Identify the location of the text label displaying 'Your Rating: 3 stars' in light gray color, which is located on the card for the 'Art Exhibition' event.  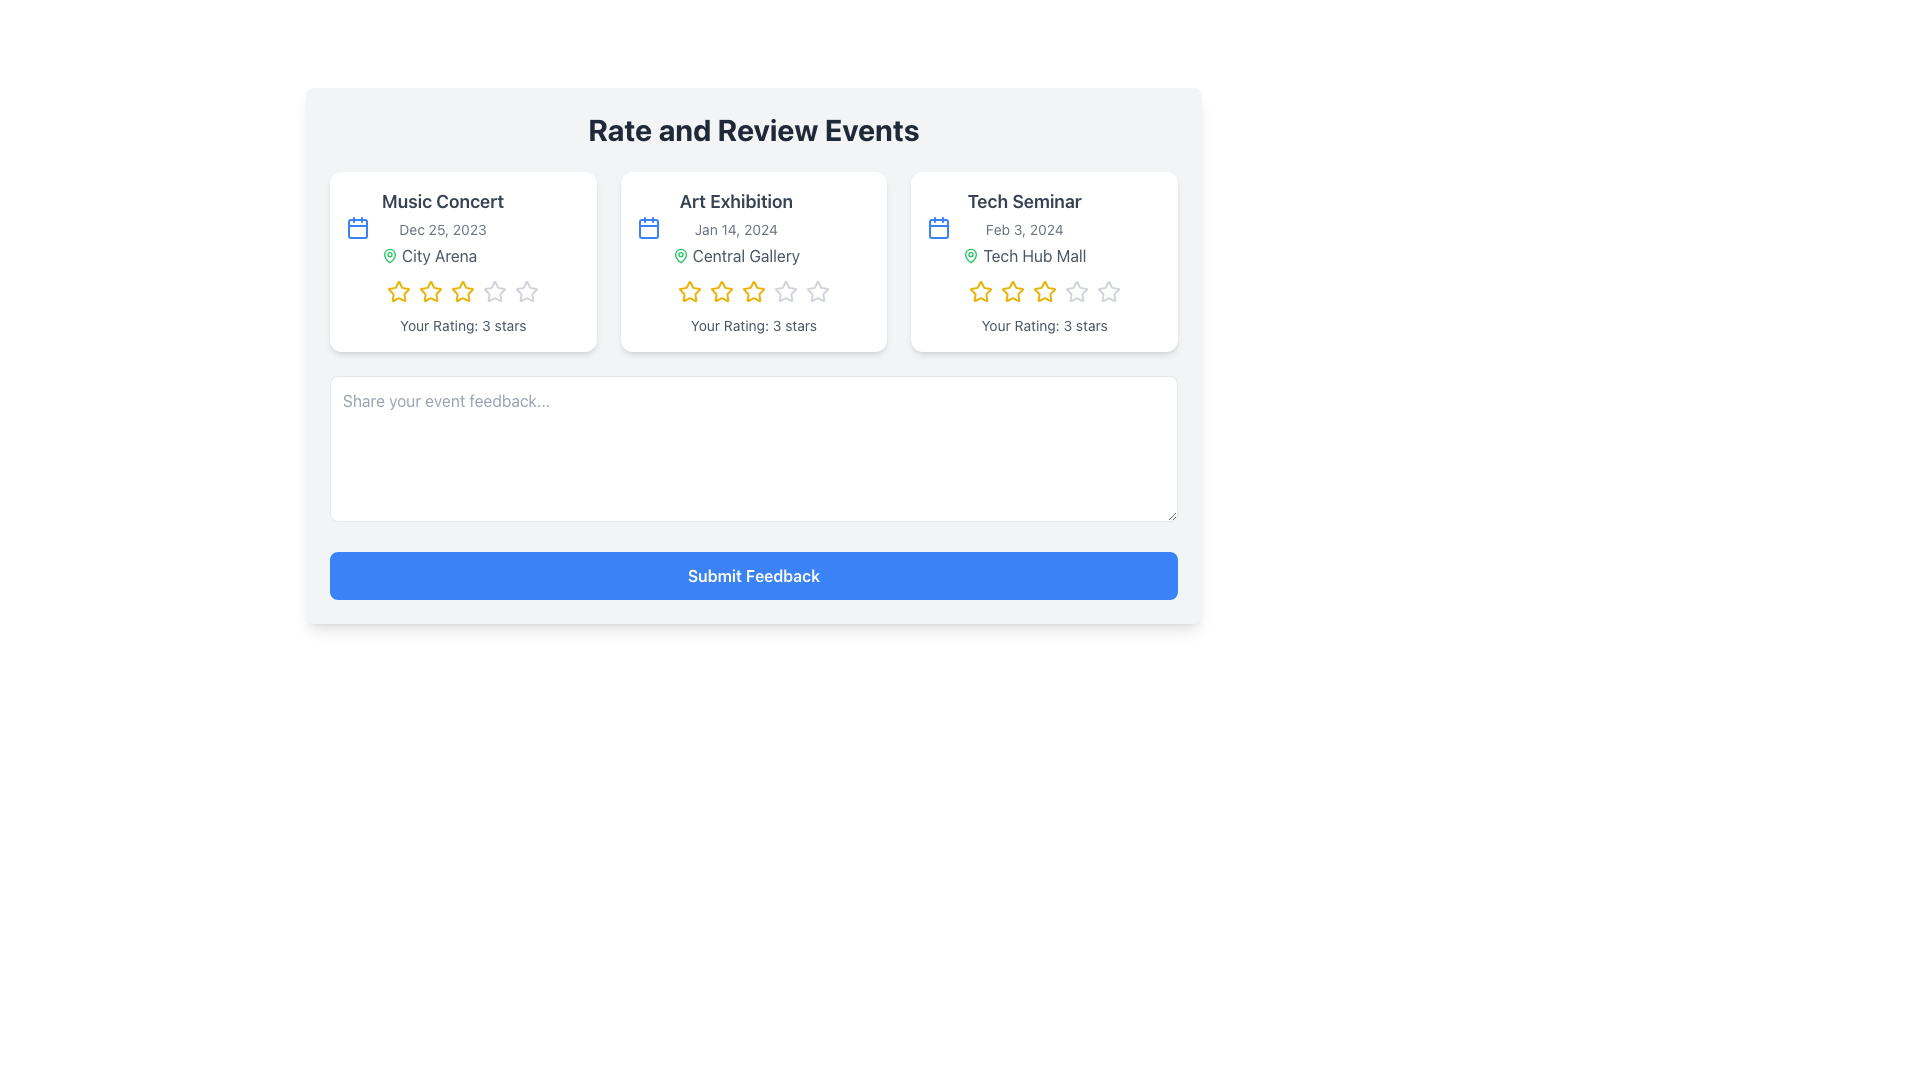
(752, 325).